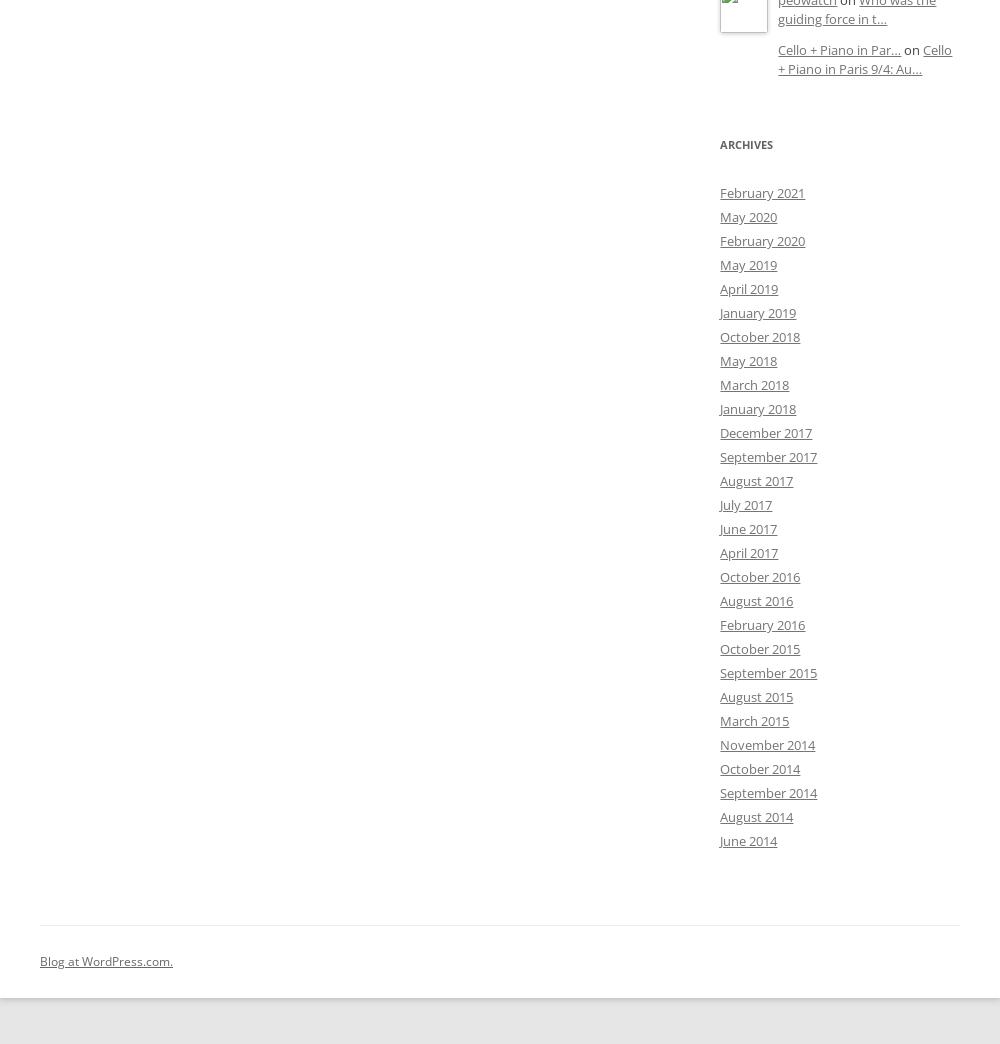  What do you see at coordinates (754, 720) in the screenshot?
I see `'March 2015'` at bounding box center [754, 720].